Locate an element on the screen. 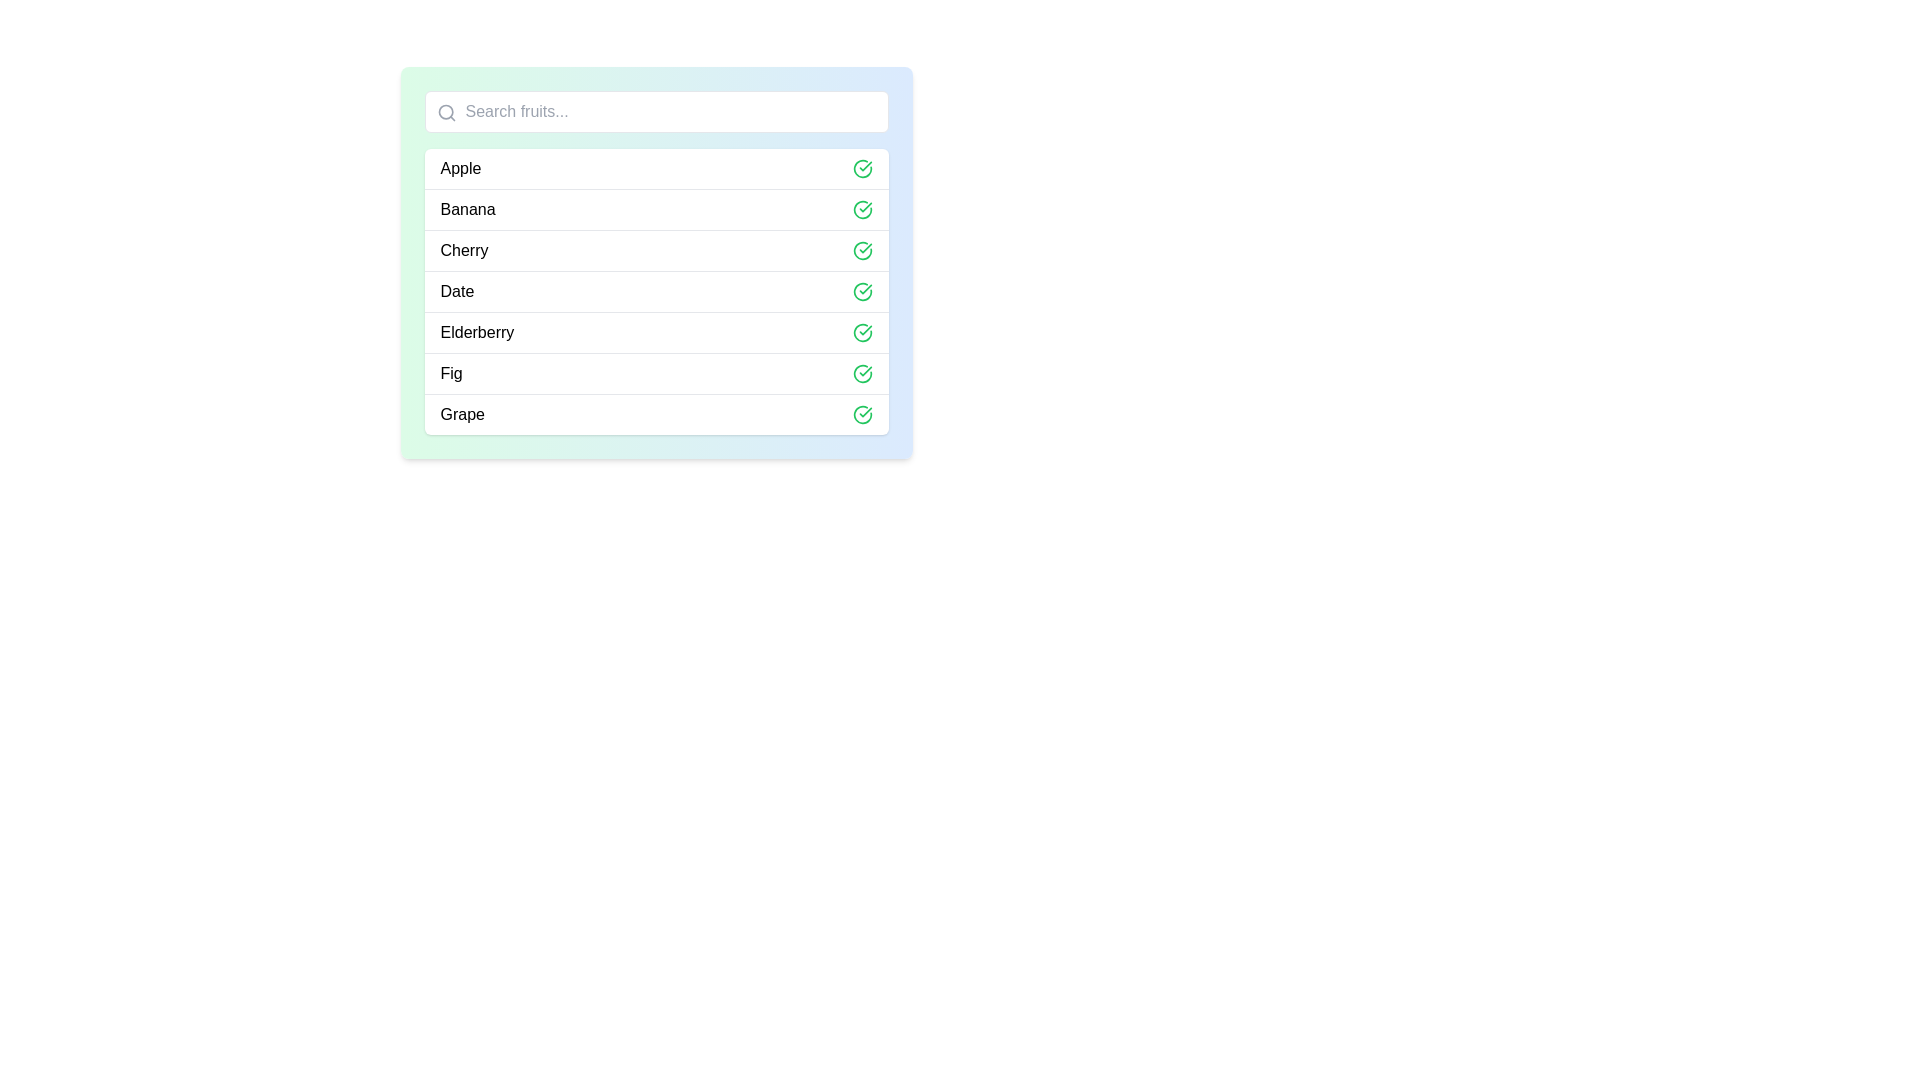 The height and width of the screenshot is (1080, 1920). the circular green checkmark icon indicating confirmation, positioned to the right of the text 'Fig' is located at coordinates (862, 374).